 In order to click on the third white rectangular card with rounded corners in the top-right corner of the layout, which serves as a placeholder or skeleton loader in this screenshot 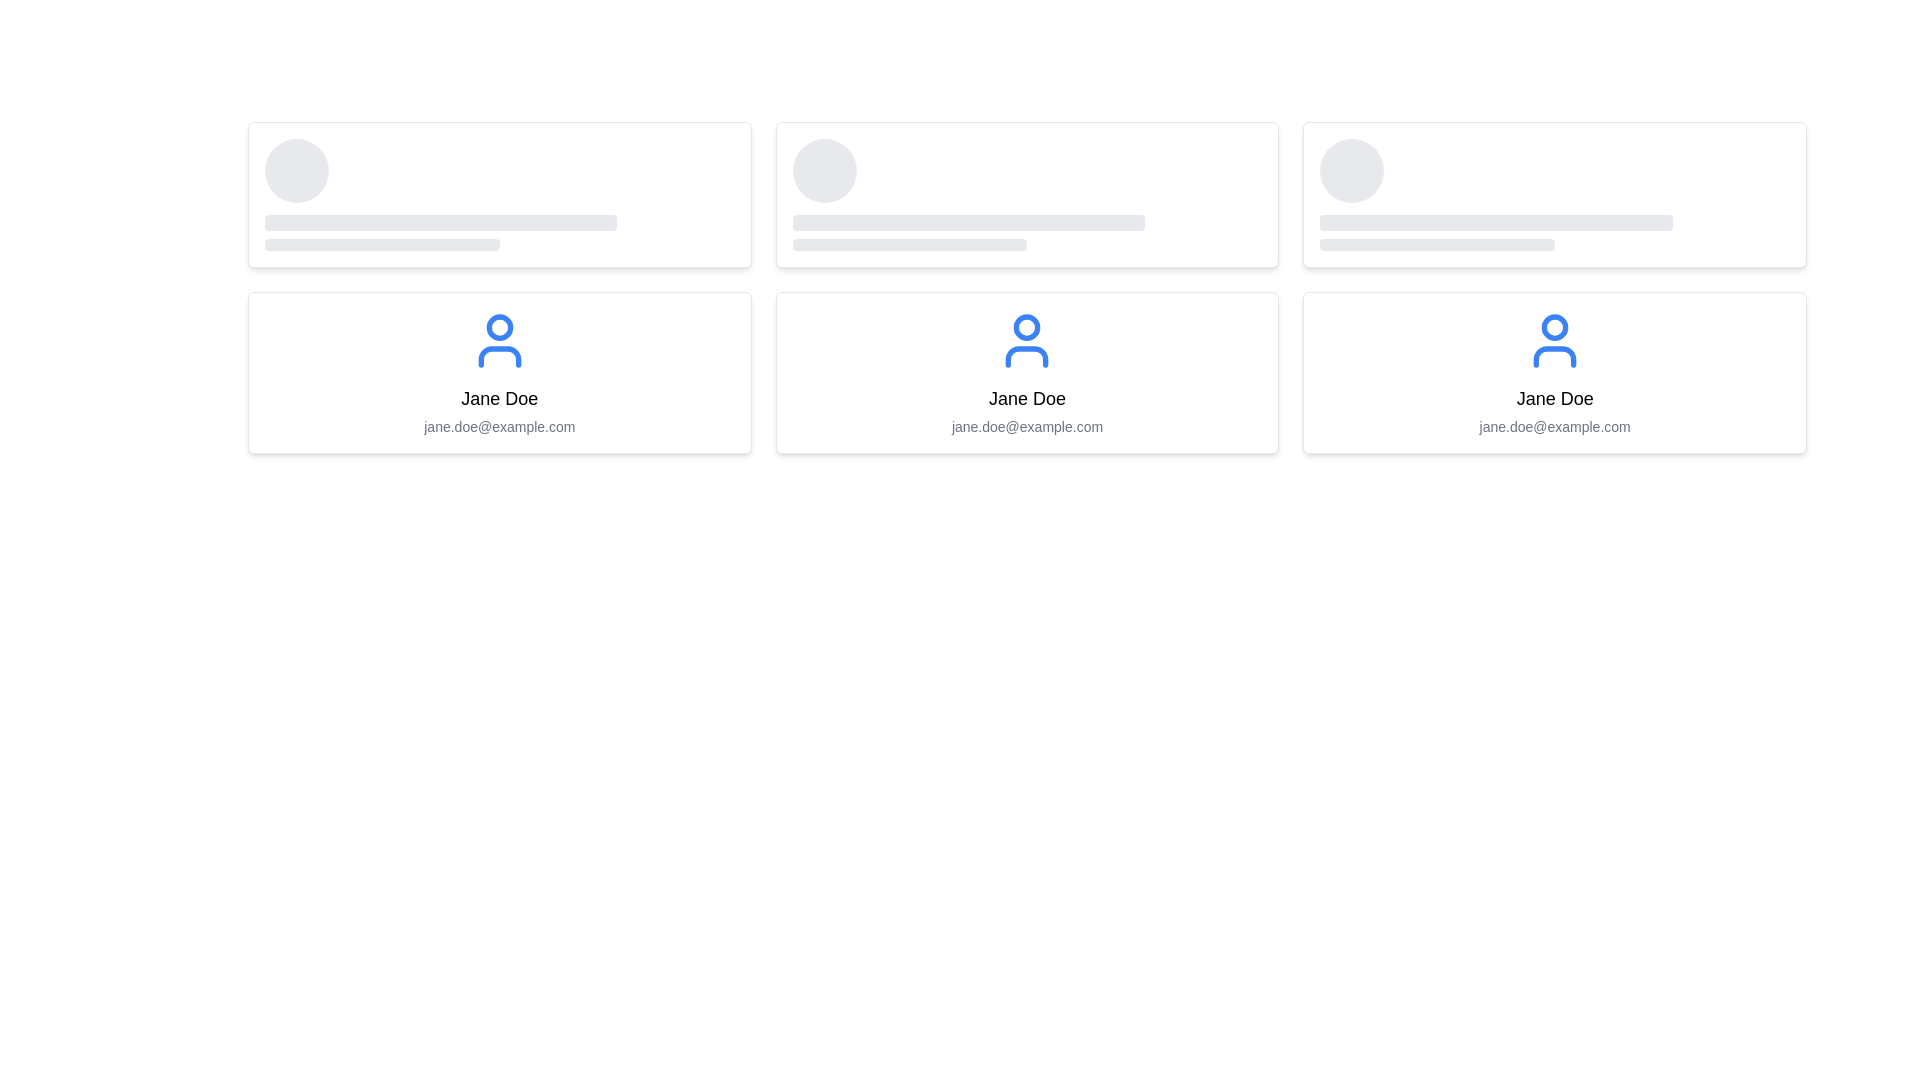, I will do `click(1554, 195)`.